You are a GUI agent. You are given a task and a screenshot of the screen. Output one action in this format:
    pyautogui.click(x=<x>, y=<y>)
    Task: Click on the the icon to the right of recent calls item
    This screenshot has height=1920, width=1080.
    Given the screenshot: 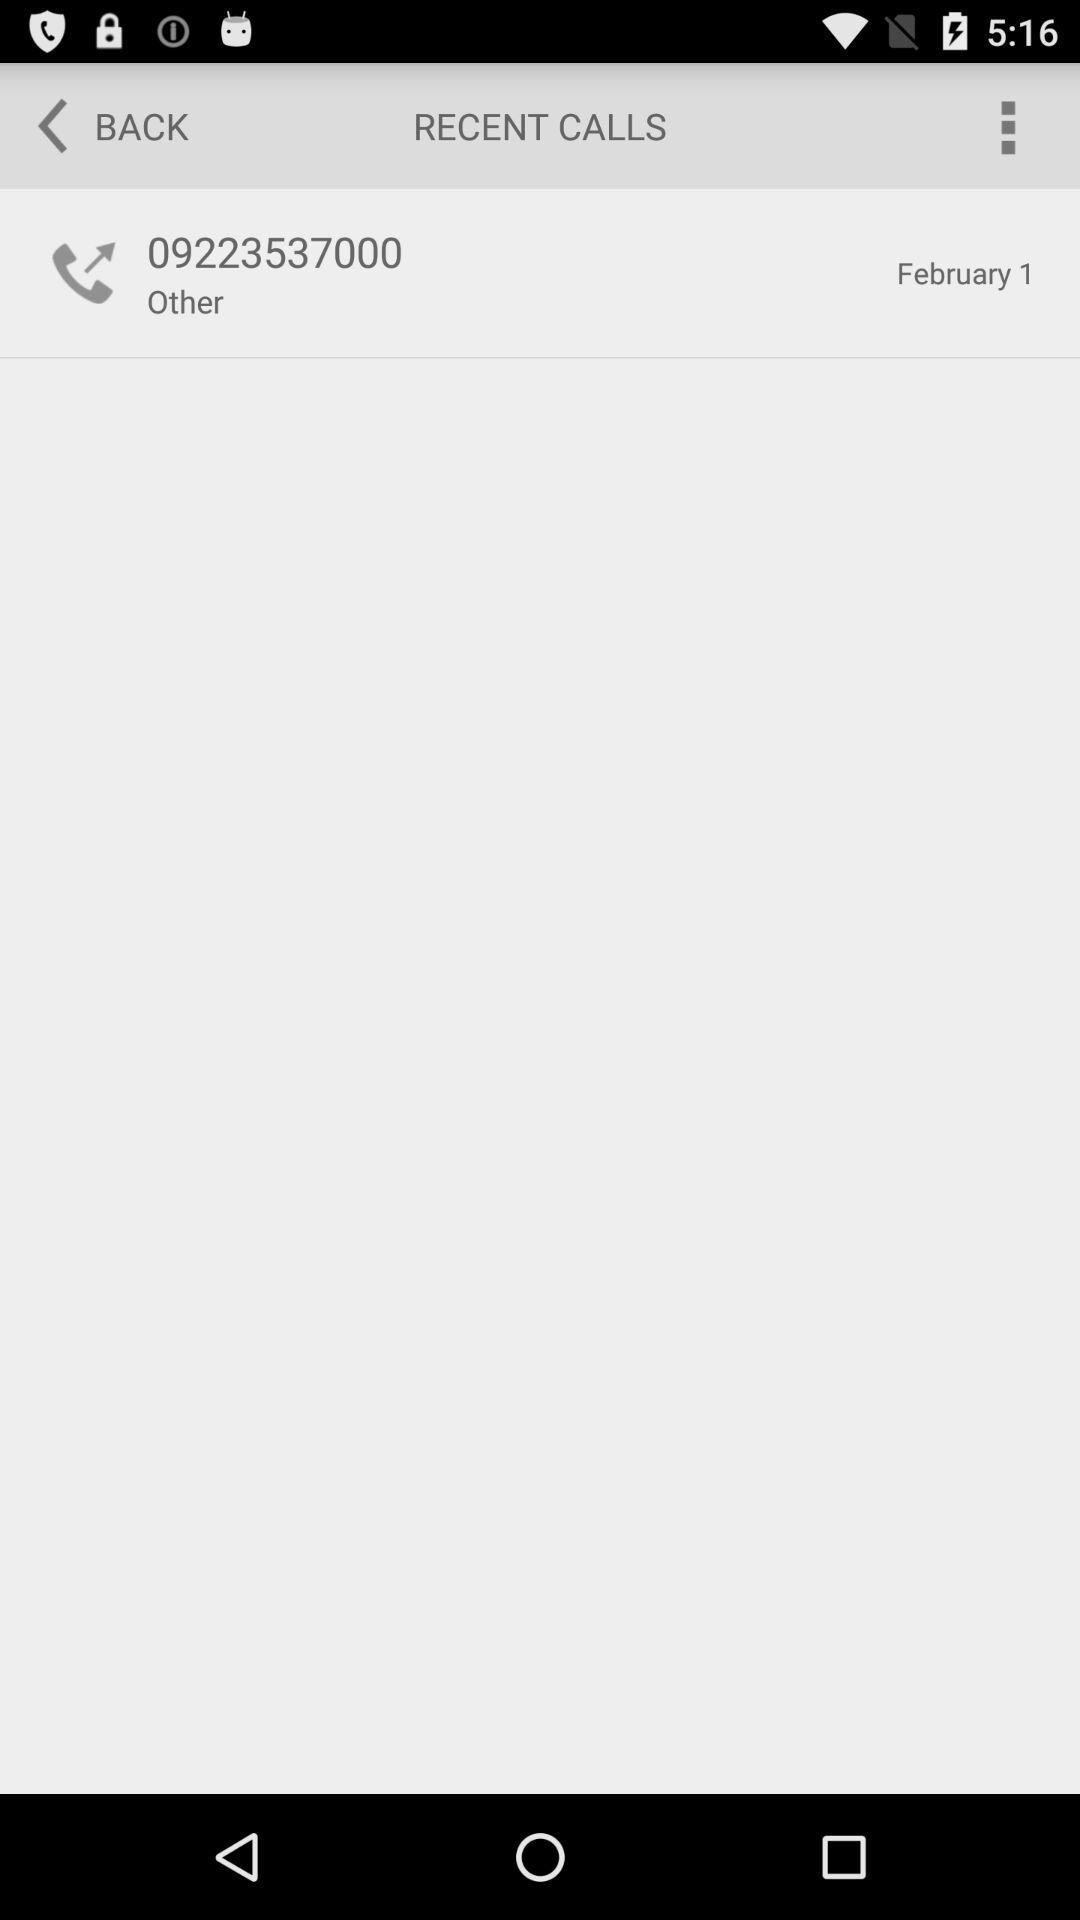 What is the action you would take?
    pyautogui.click(x=1006, y=124)
    